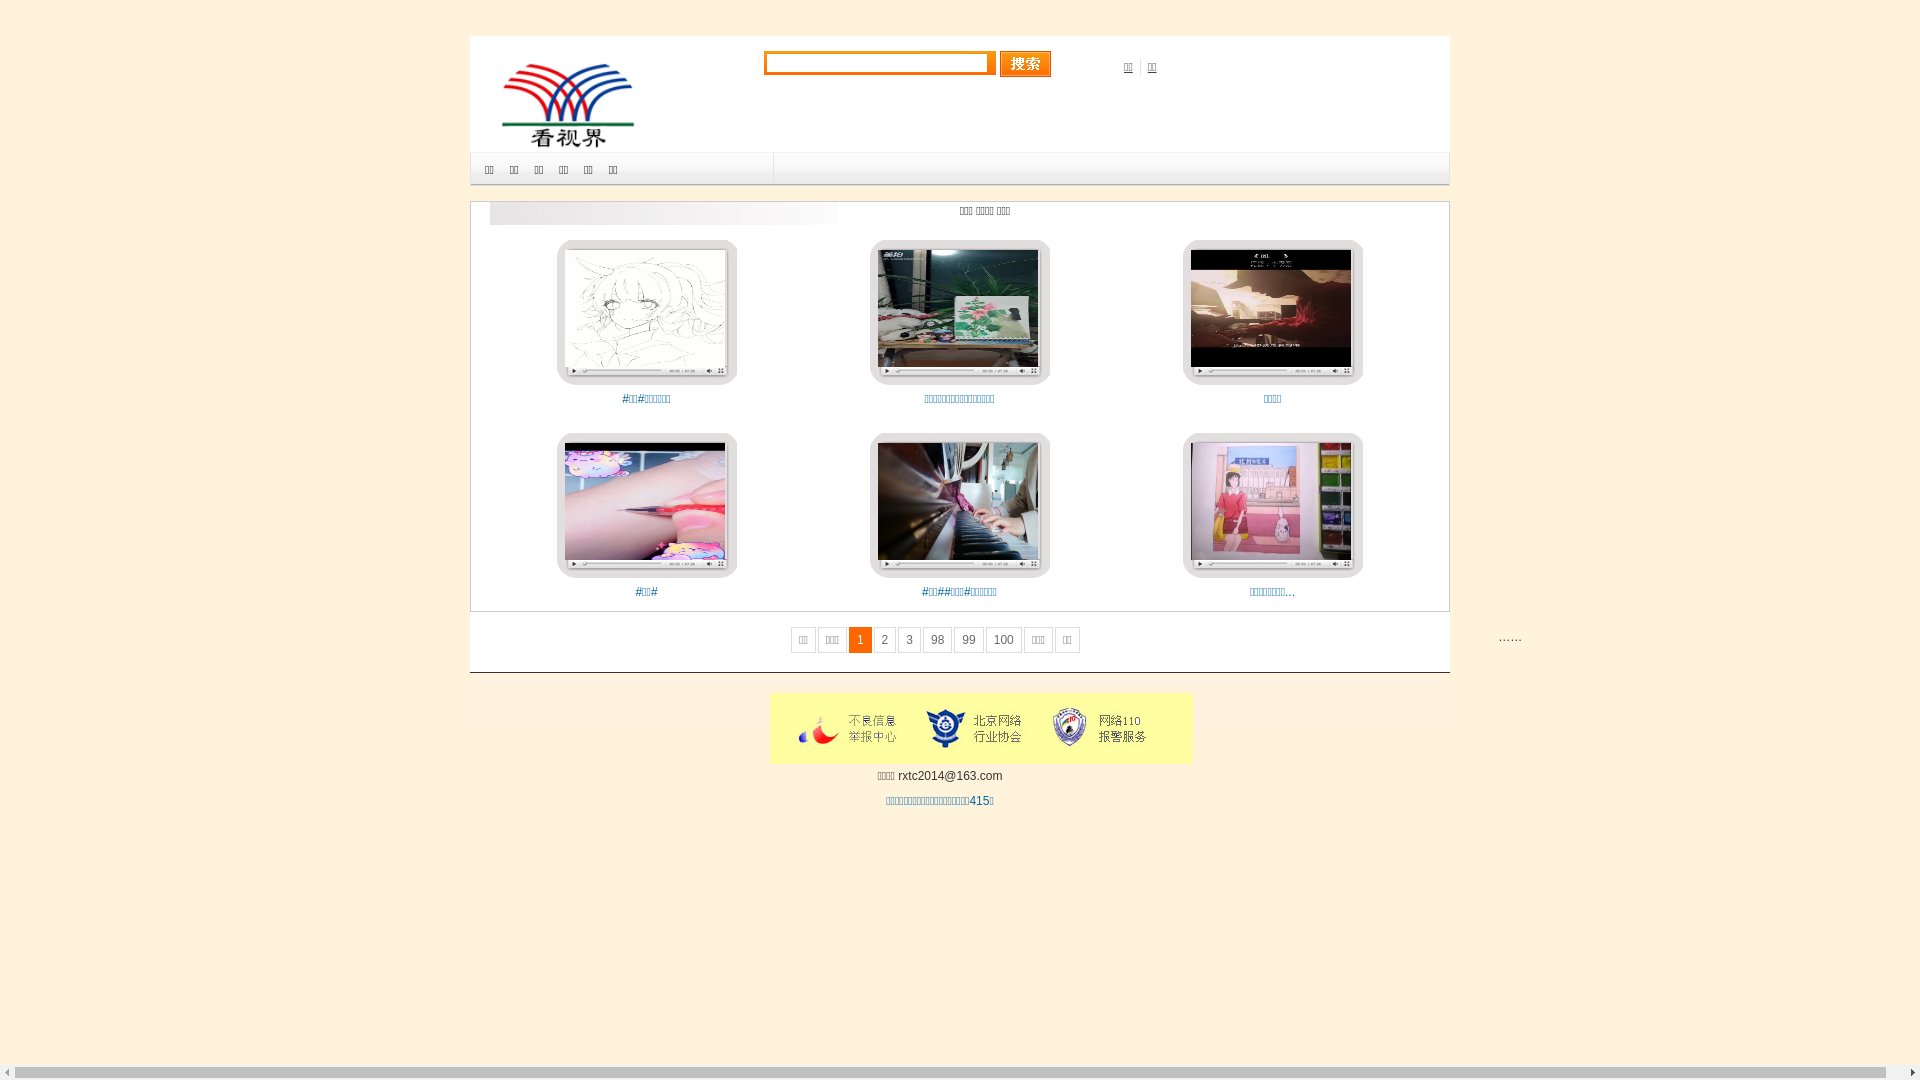  Describe the element at coordinates (968, 640) in the screenshot. I see `'99'` at that location.